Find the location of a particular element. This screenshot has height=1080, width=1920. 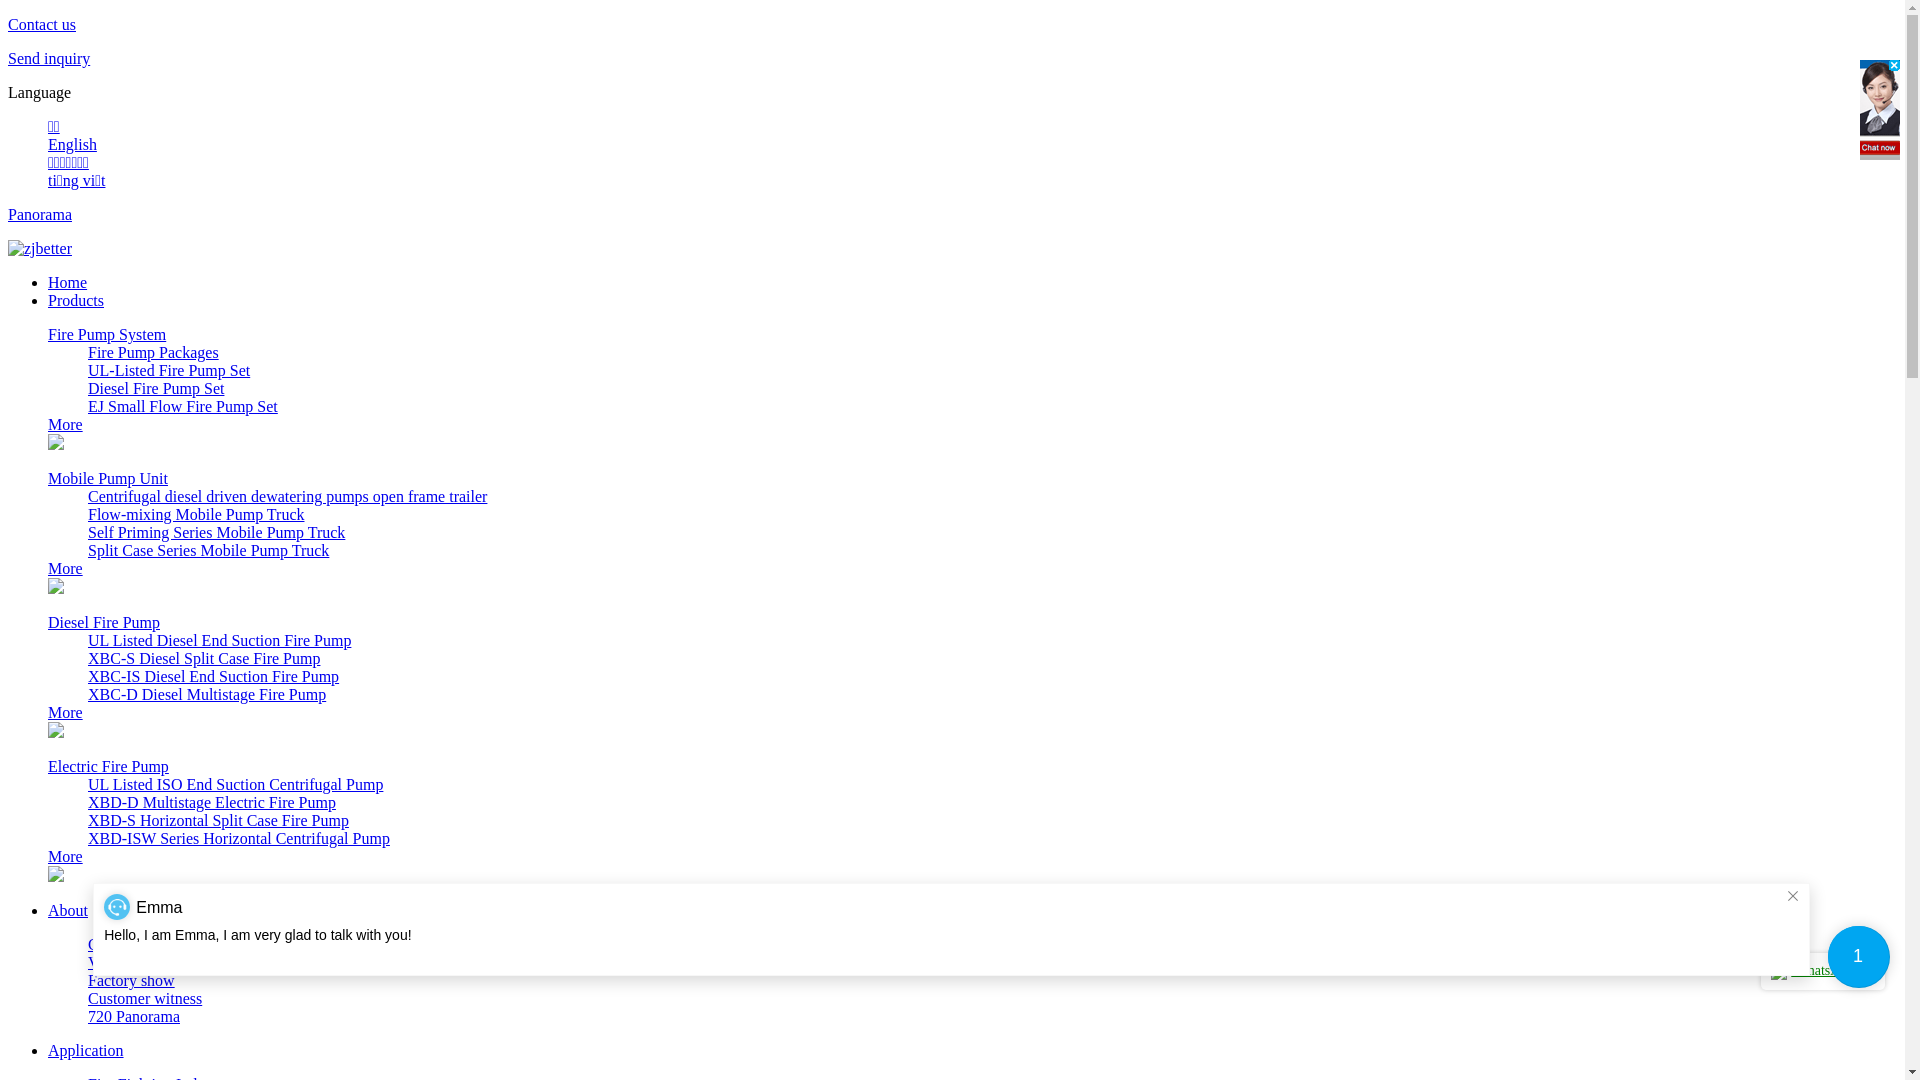

'UL-Listed Fire Pump Set' is located at coordinates (168, 370).